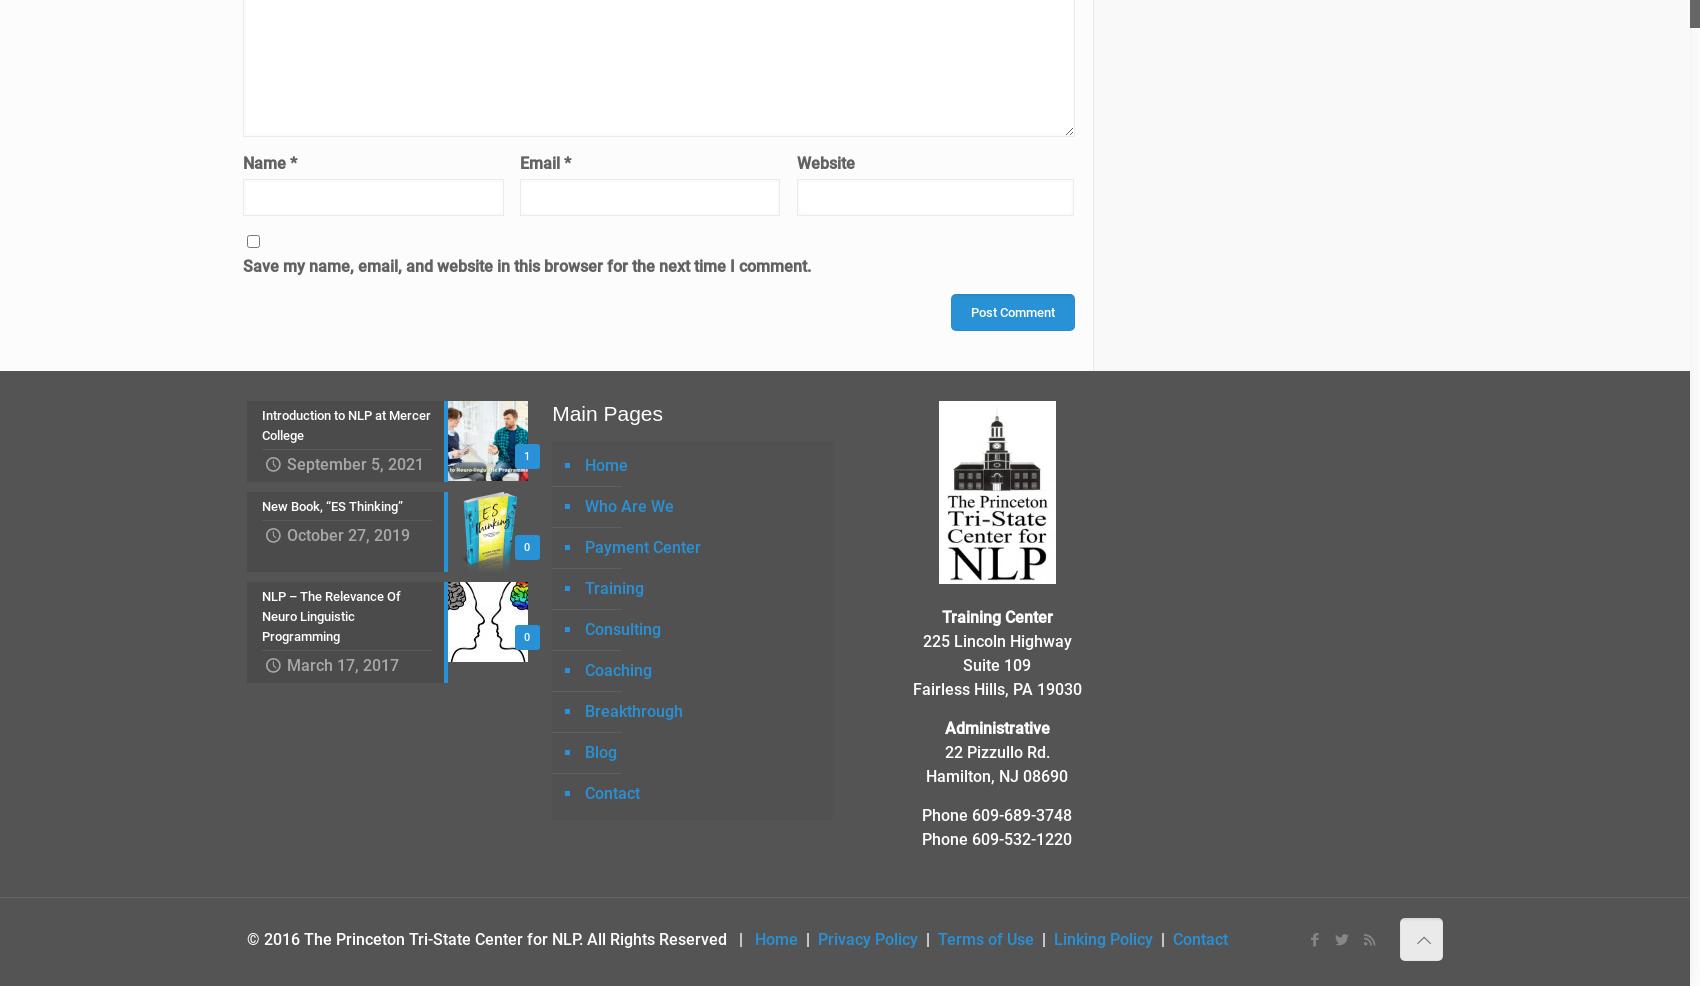 The height and width of the screenshot is (986, 1700). I want to click on 'Email', so click(540, 163).